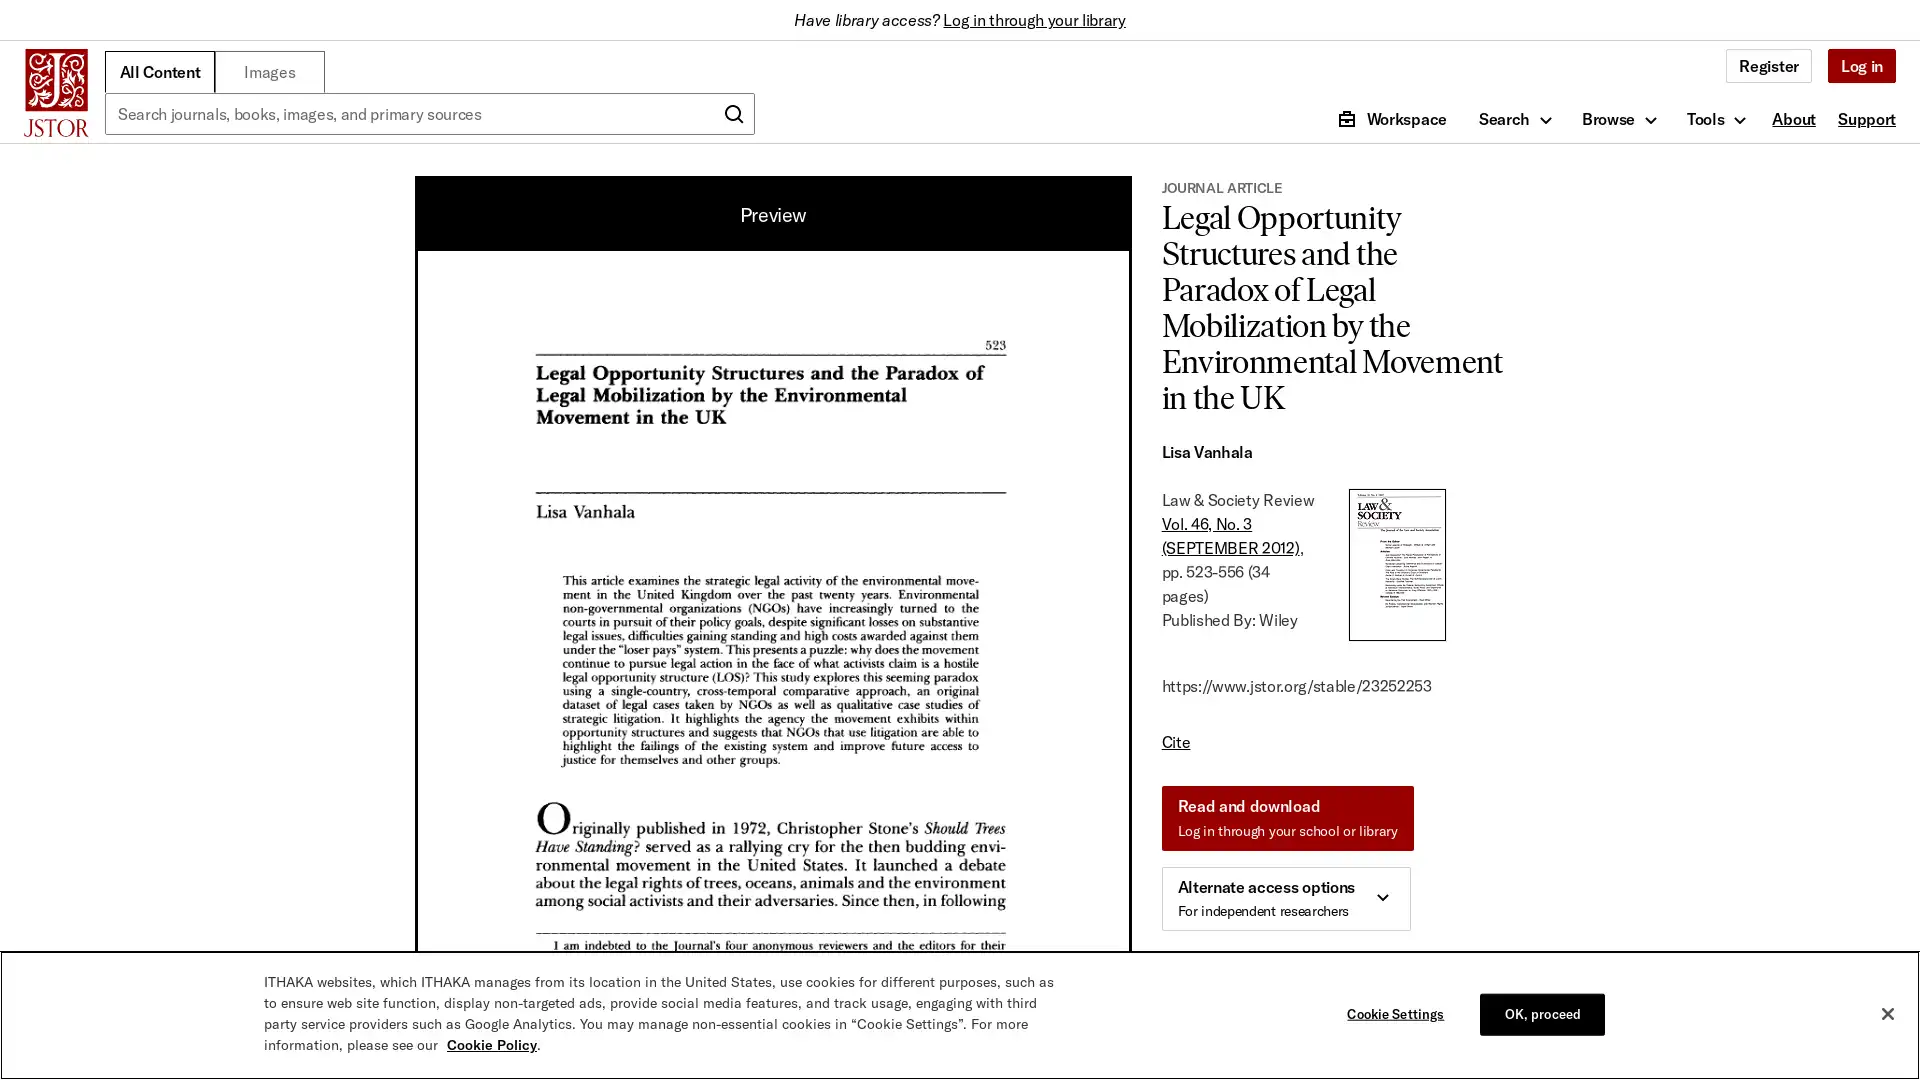 The height and width of the screenshot is (1080, 1920). What do you see at coordinates (733, 114) in the screenshot?
I see `Submit search` at bounding box center [733, 114].